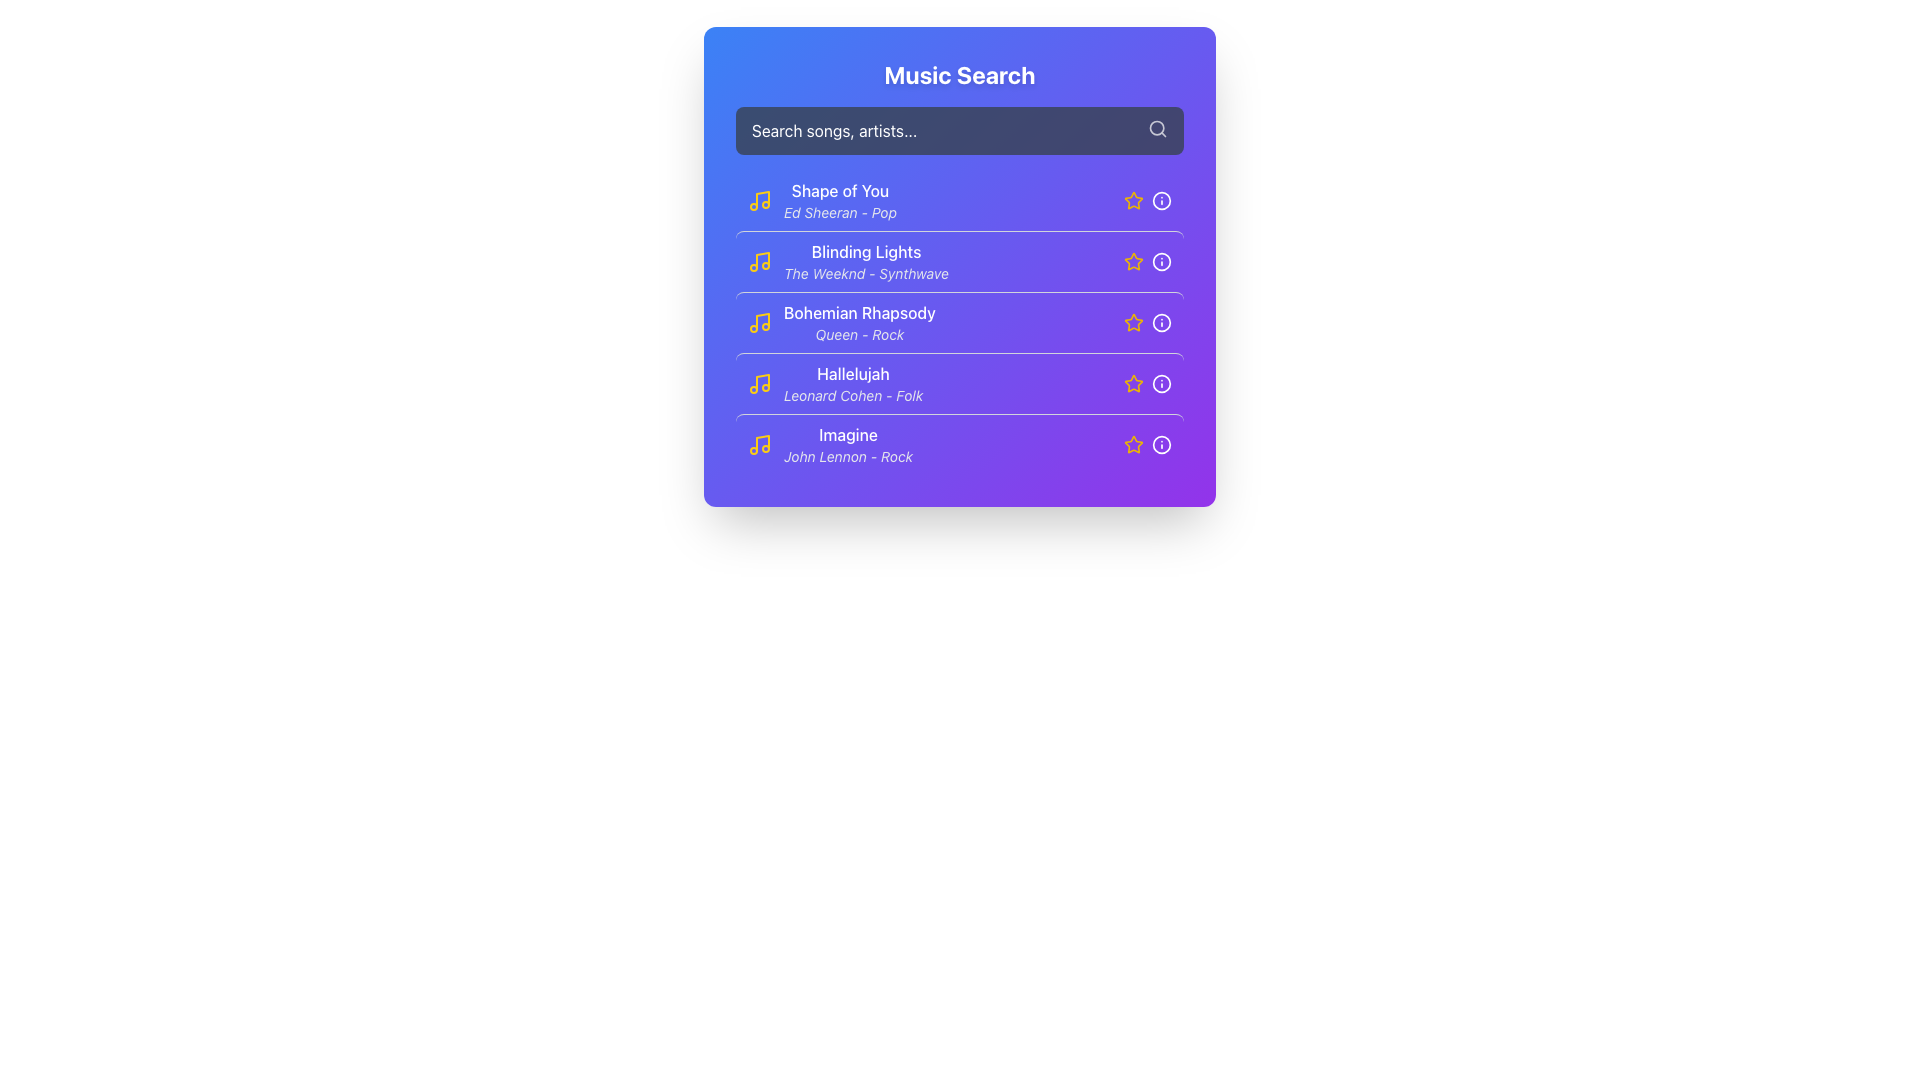 This screenshot has width=1920, height=1080. What do you see at coordinates (960, 442) in the screenshot?
I see `the last song entry in the 'Music Search' list` at bounding box center [960, 442].